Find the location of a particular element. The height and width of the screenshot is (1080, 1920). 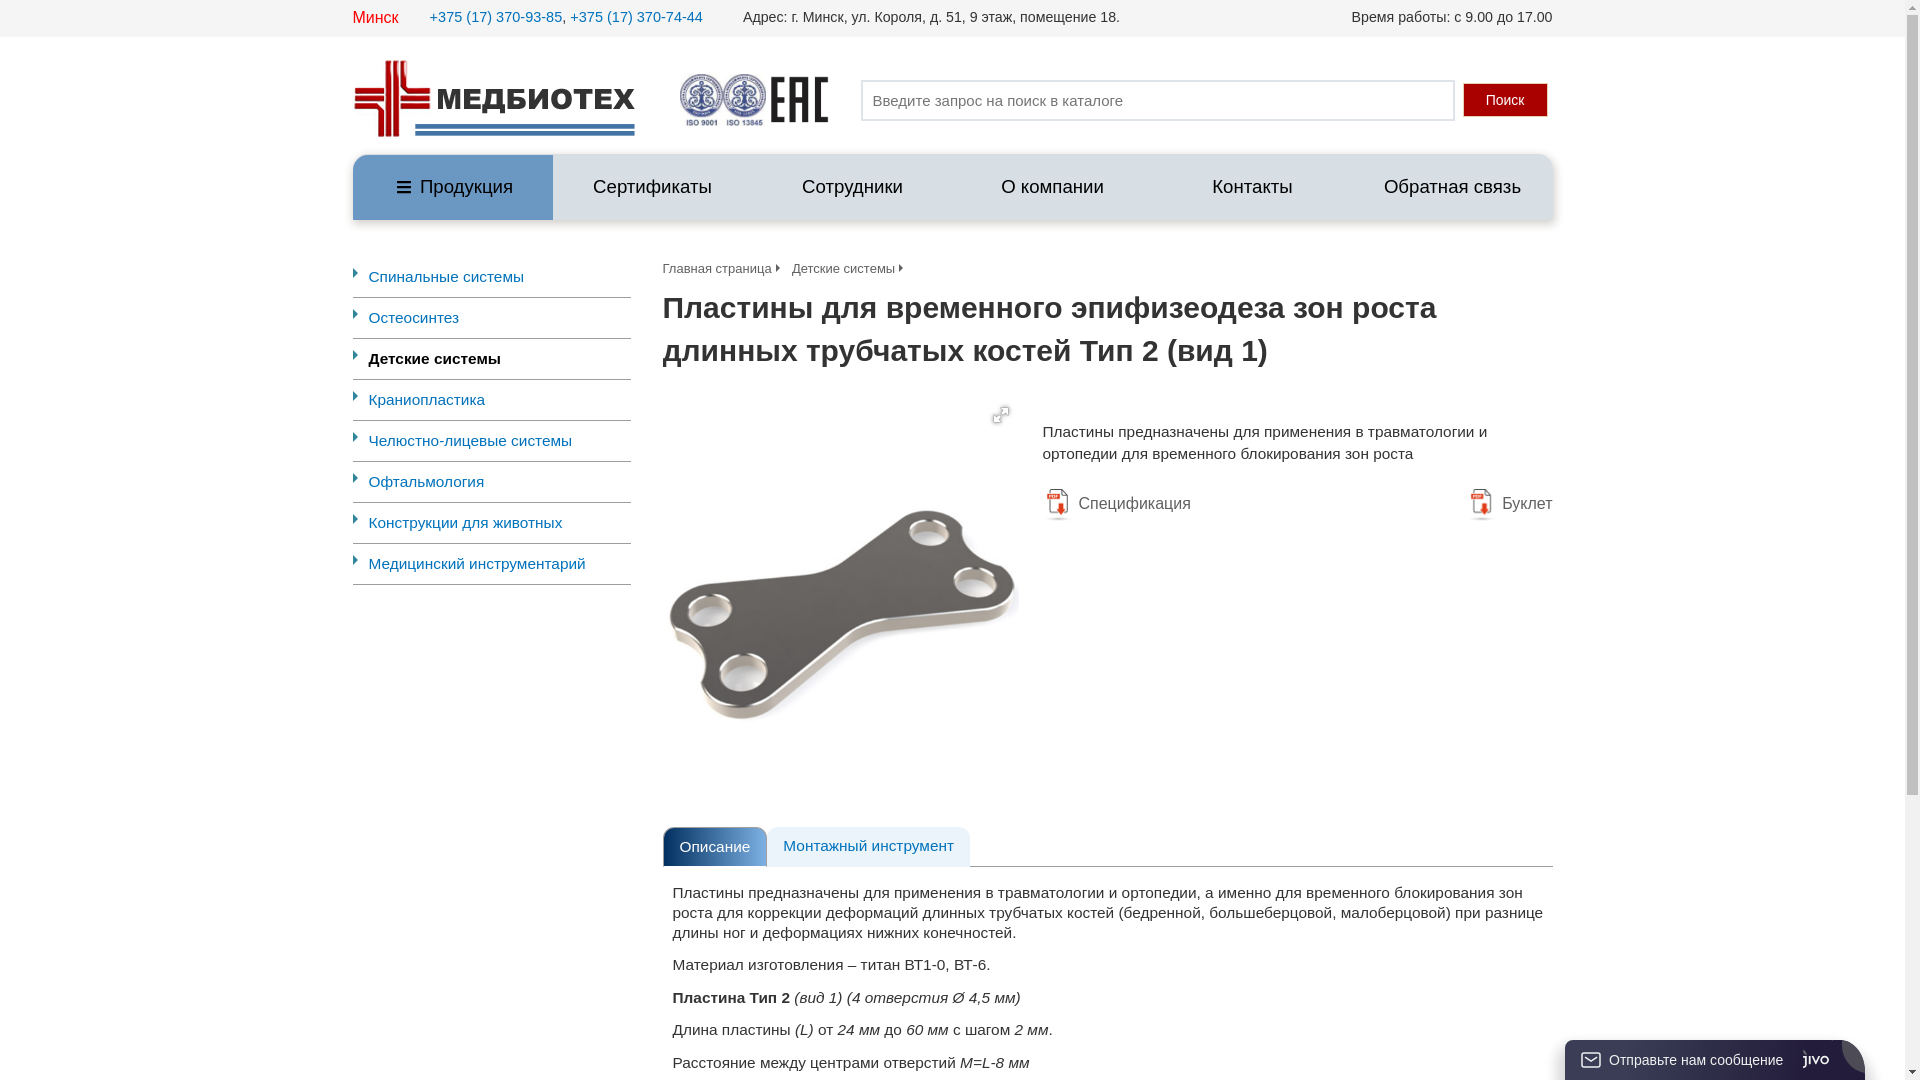

'+375 (17) 370-74-44' is located at coordinates (635, 16).